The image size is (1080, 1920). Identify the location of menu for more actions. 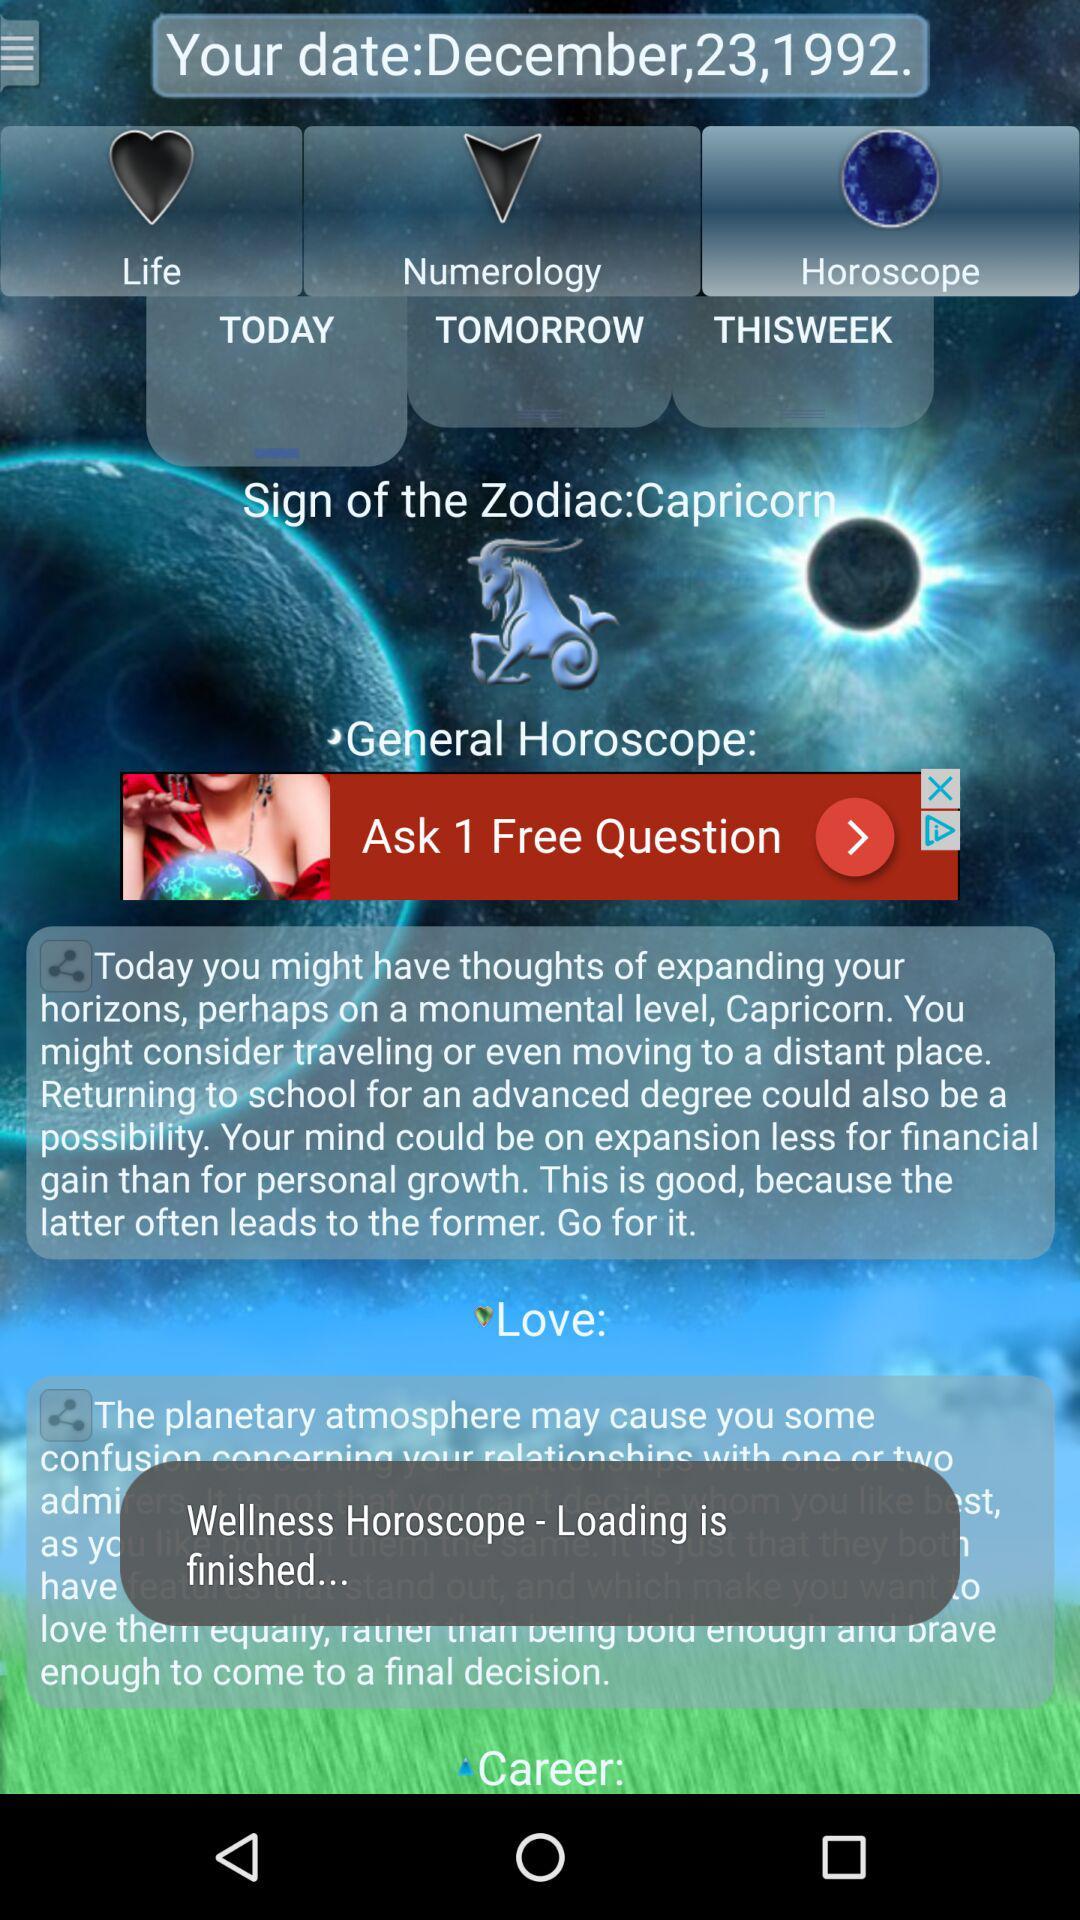
(22, 52).